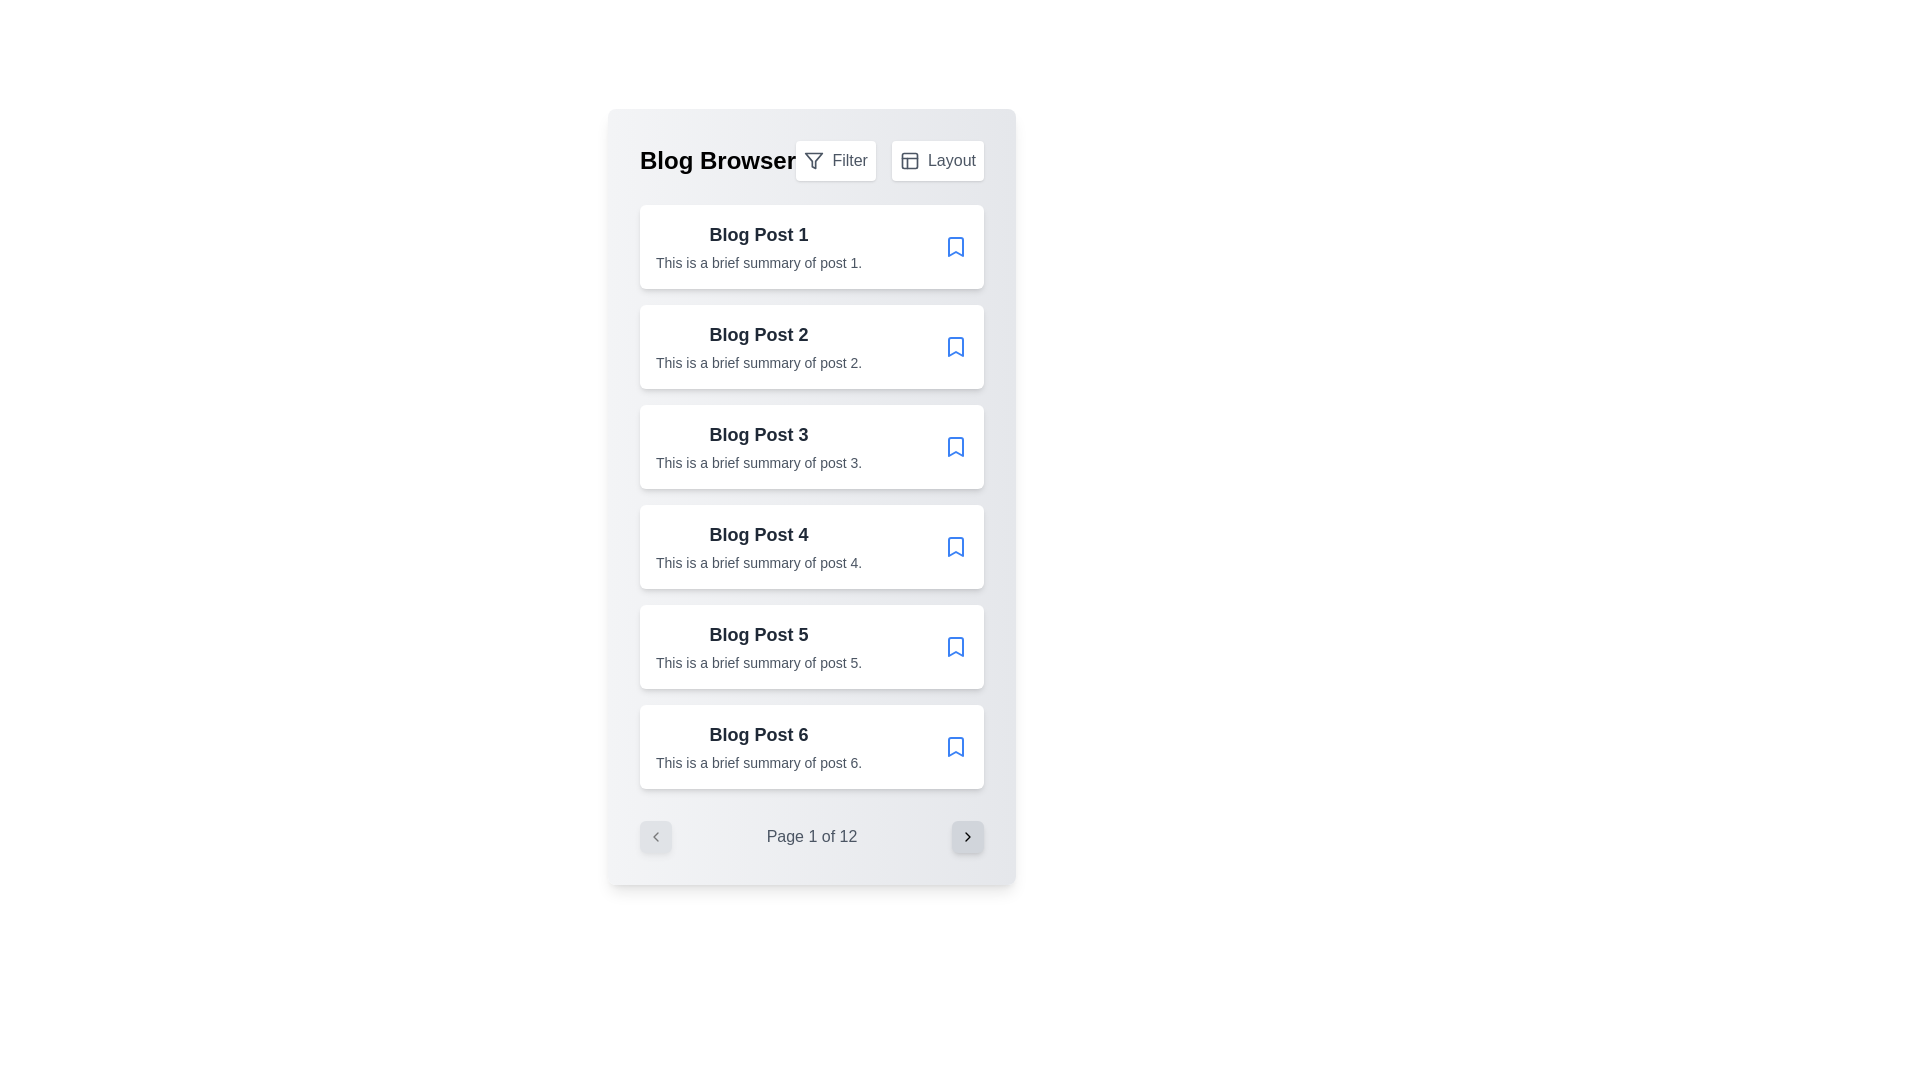 This screenshot has width=1920, height=1080. What do you see at coordinates (954, 647) in the screenshot?
I see `the blue outlined bookmark icon button located at the far right of the 'Blog Post 5' section` at bounding box center [954, 647].